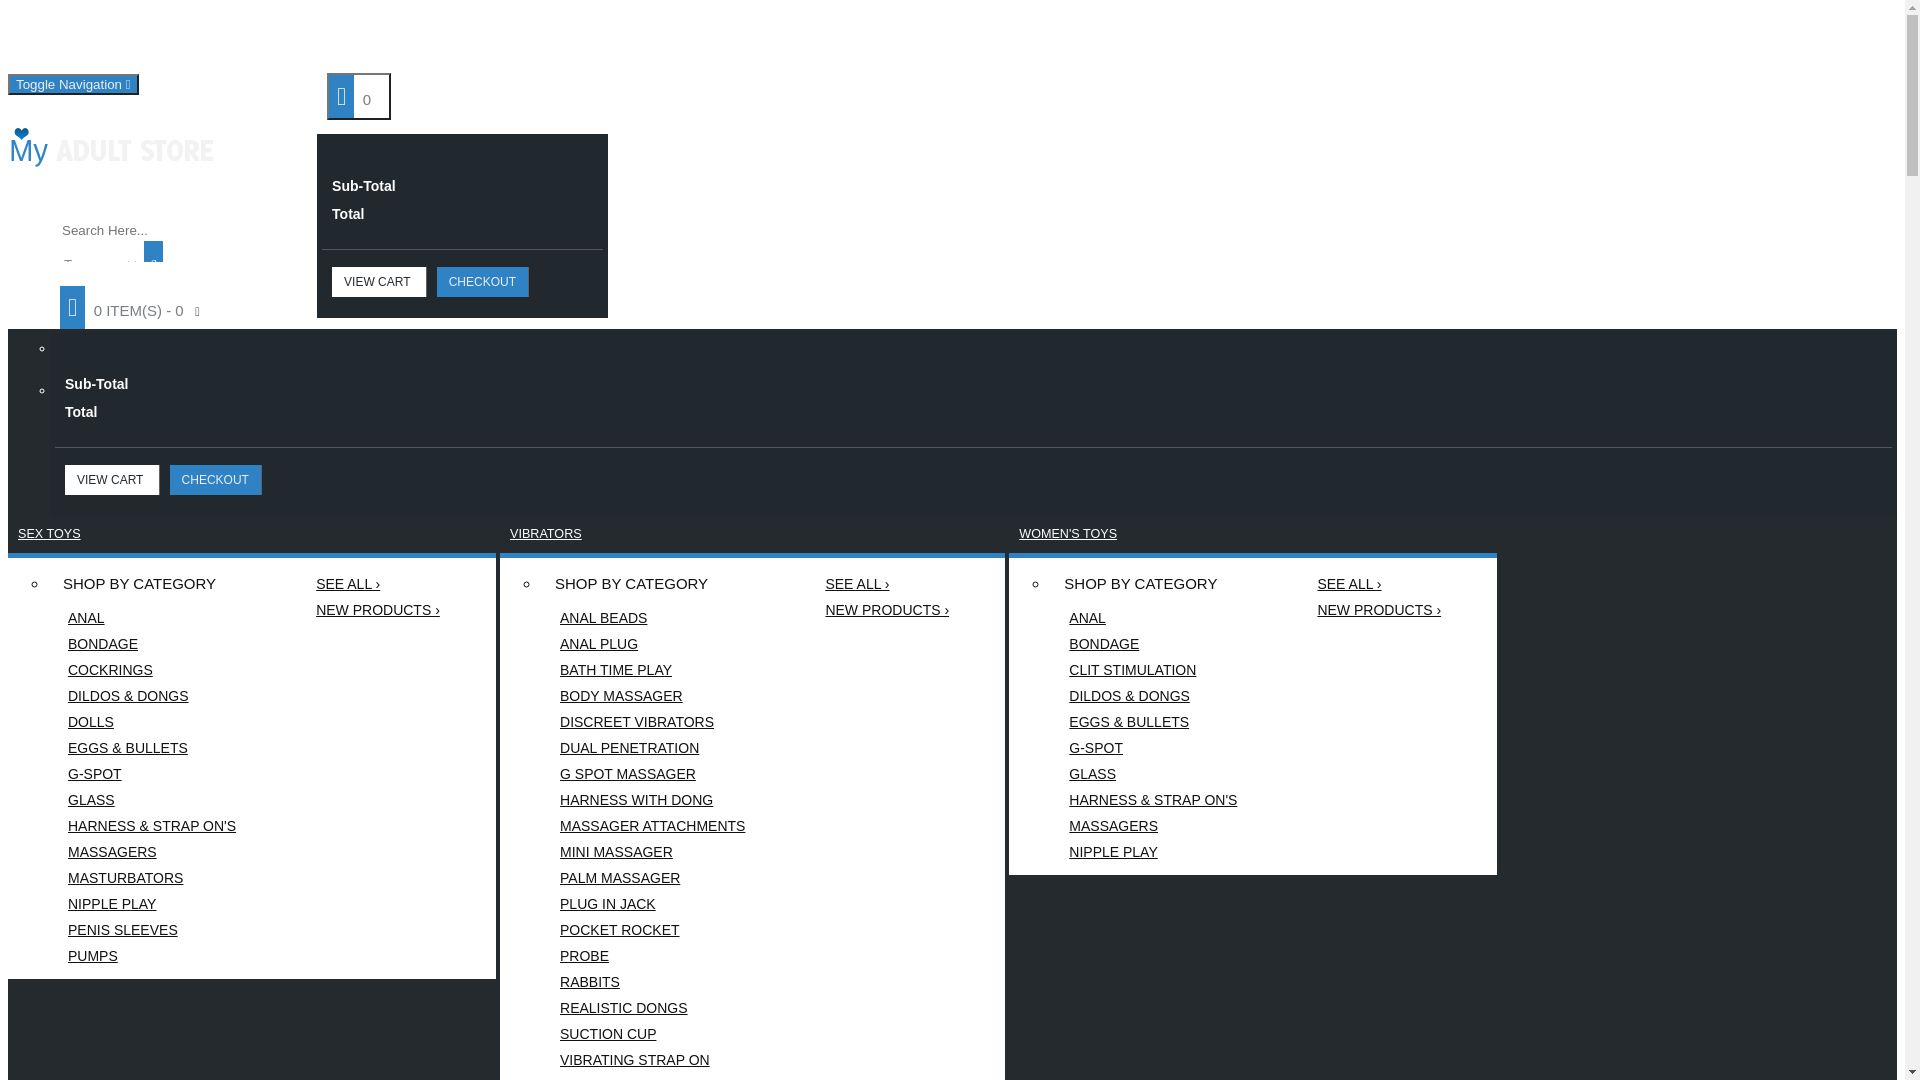 The height and width of the screenshot is (1080, 1920). What do you see at coordinates (652, 773) in the screenshot?
I see `'G SPOT MASSAGER'` at bounding box center [652, 773].